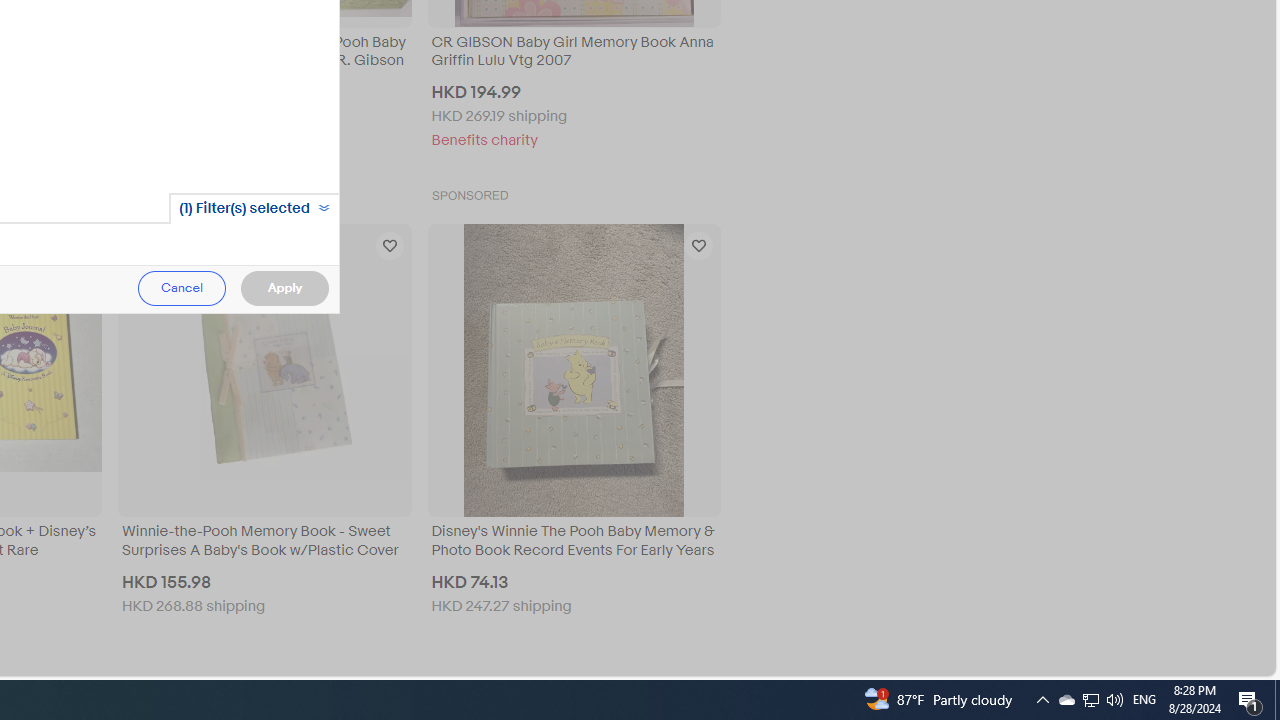 The width and height of the screenshot is (1280, 720). Describe the element at coordinates (182, 288) in the screenshot. I see `'Cancel'` at that location.